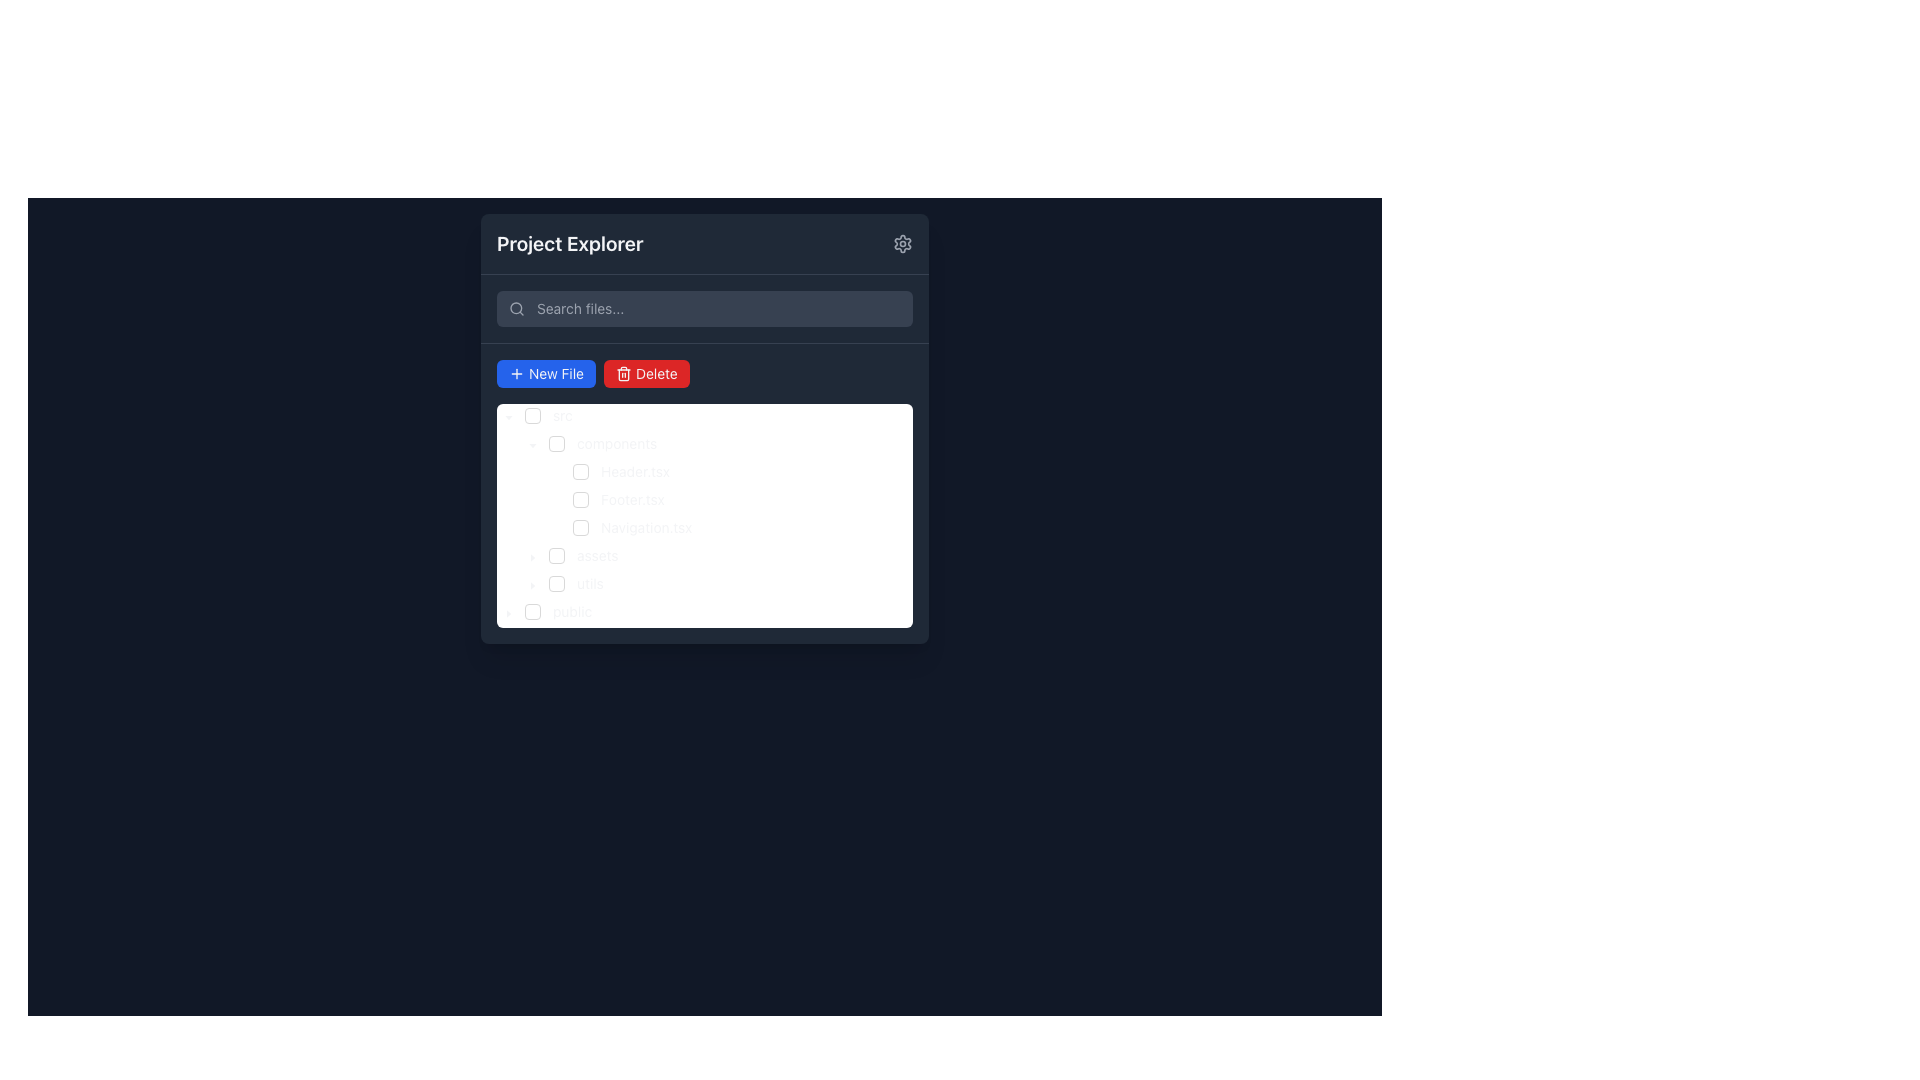 The image size is (1920, 1080). I want to click on the list item labeled 'Navigation.tsx' in the Project Explorer panel, so click(646, 527).